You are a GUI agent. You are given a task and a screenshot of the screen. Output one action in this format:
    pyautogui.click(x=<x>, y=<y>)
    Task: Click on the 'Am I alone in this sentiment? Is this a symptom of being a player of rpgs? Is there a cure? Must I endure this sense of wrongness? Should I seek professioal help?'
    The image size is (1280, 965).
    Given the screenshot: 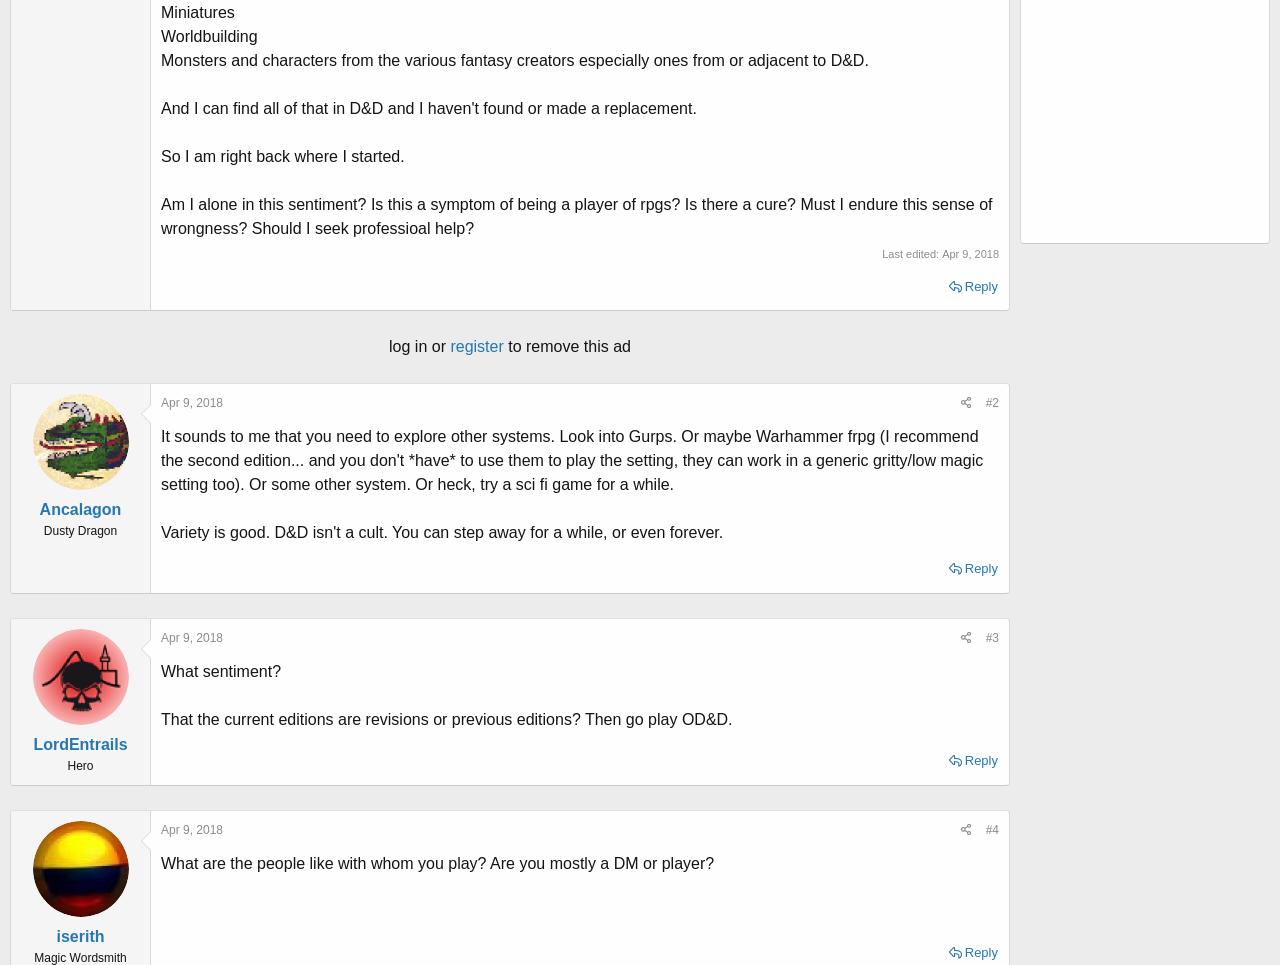 What is the action you would take?
    pyautogui.click(x=575, y=215)
    